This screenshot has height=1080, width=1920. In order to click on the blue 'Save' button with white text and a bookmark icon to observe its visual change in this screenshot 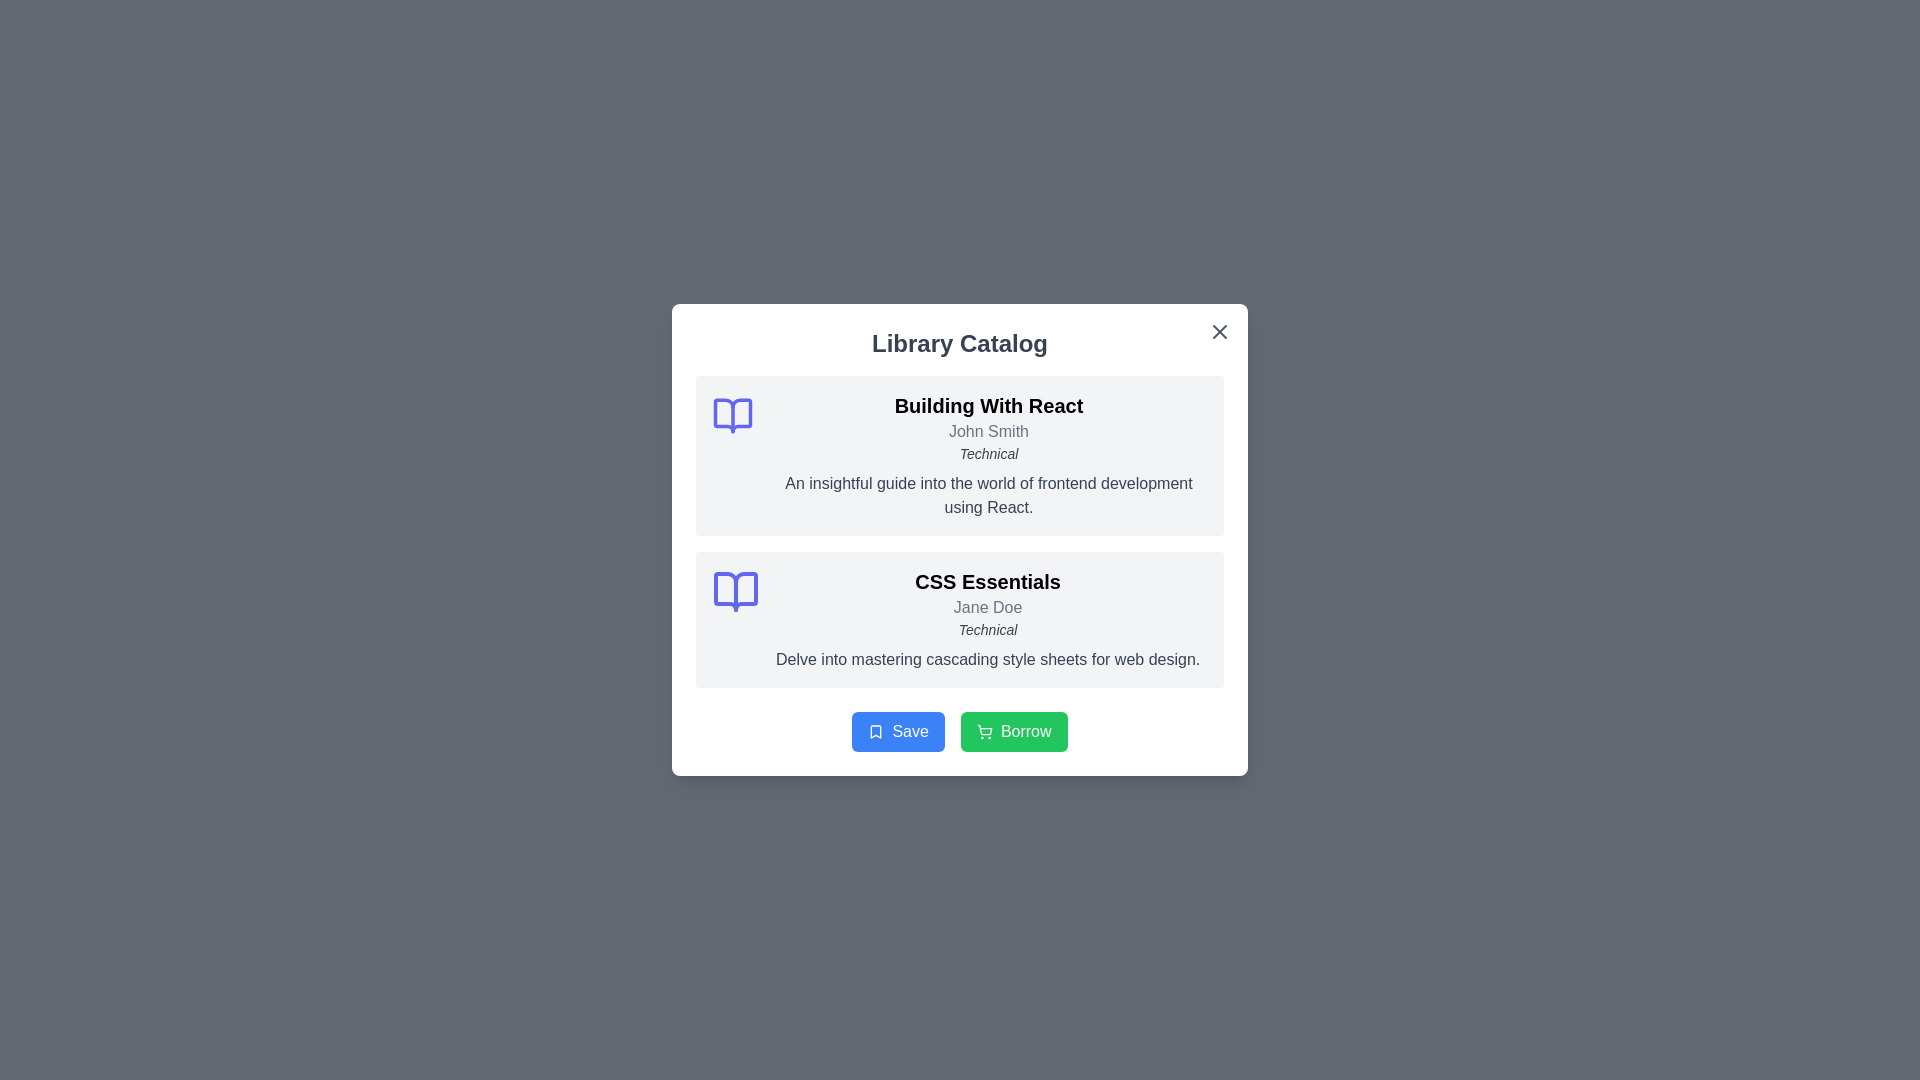, I will do `click(897, 732)`.